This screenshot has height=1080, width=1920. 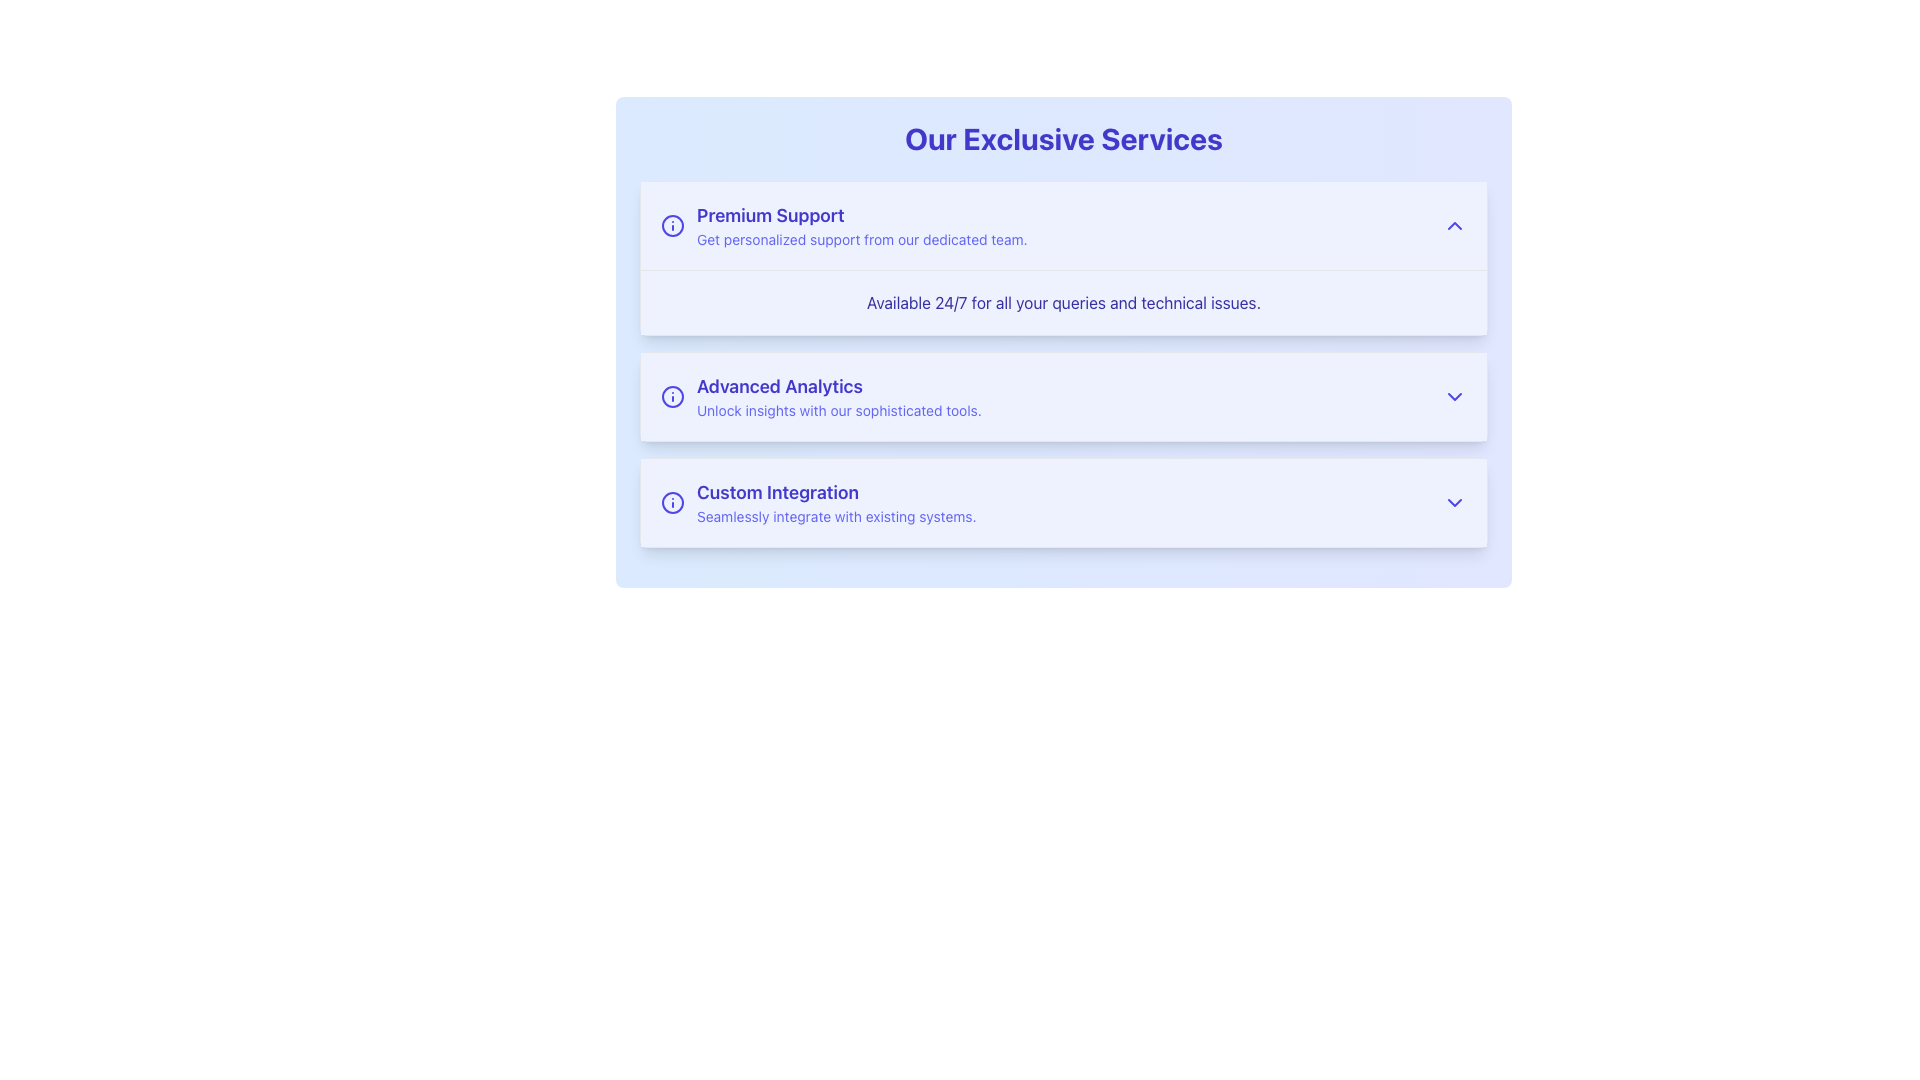 What do you see at coordinates (1063, 303) in the screenshot?
I see `the descriptive text label for the 'Premium Support' feature located in the 'Our Exclusive Services' section, which is centered below the header text` at bounding box center [1063, 303].